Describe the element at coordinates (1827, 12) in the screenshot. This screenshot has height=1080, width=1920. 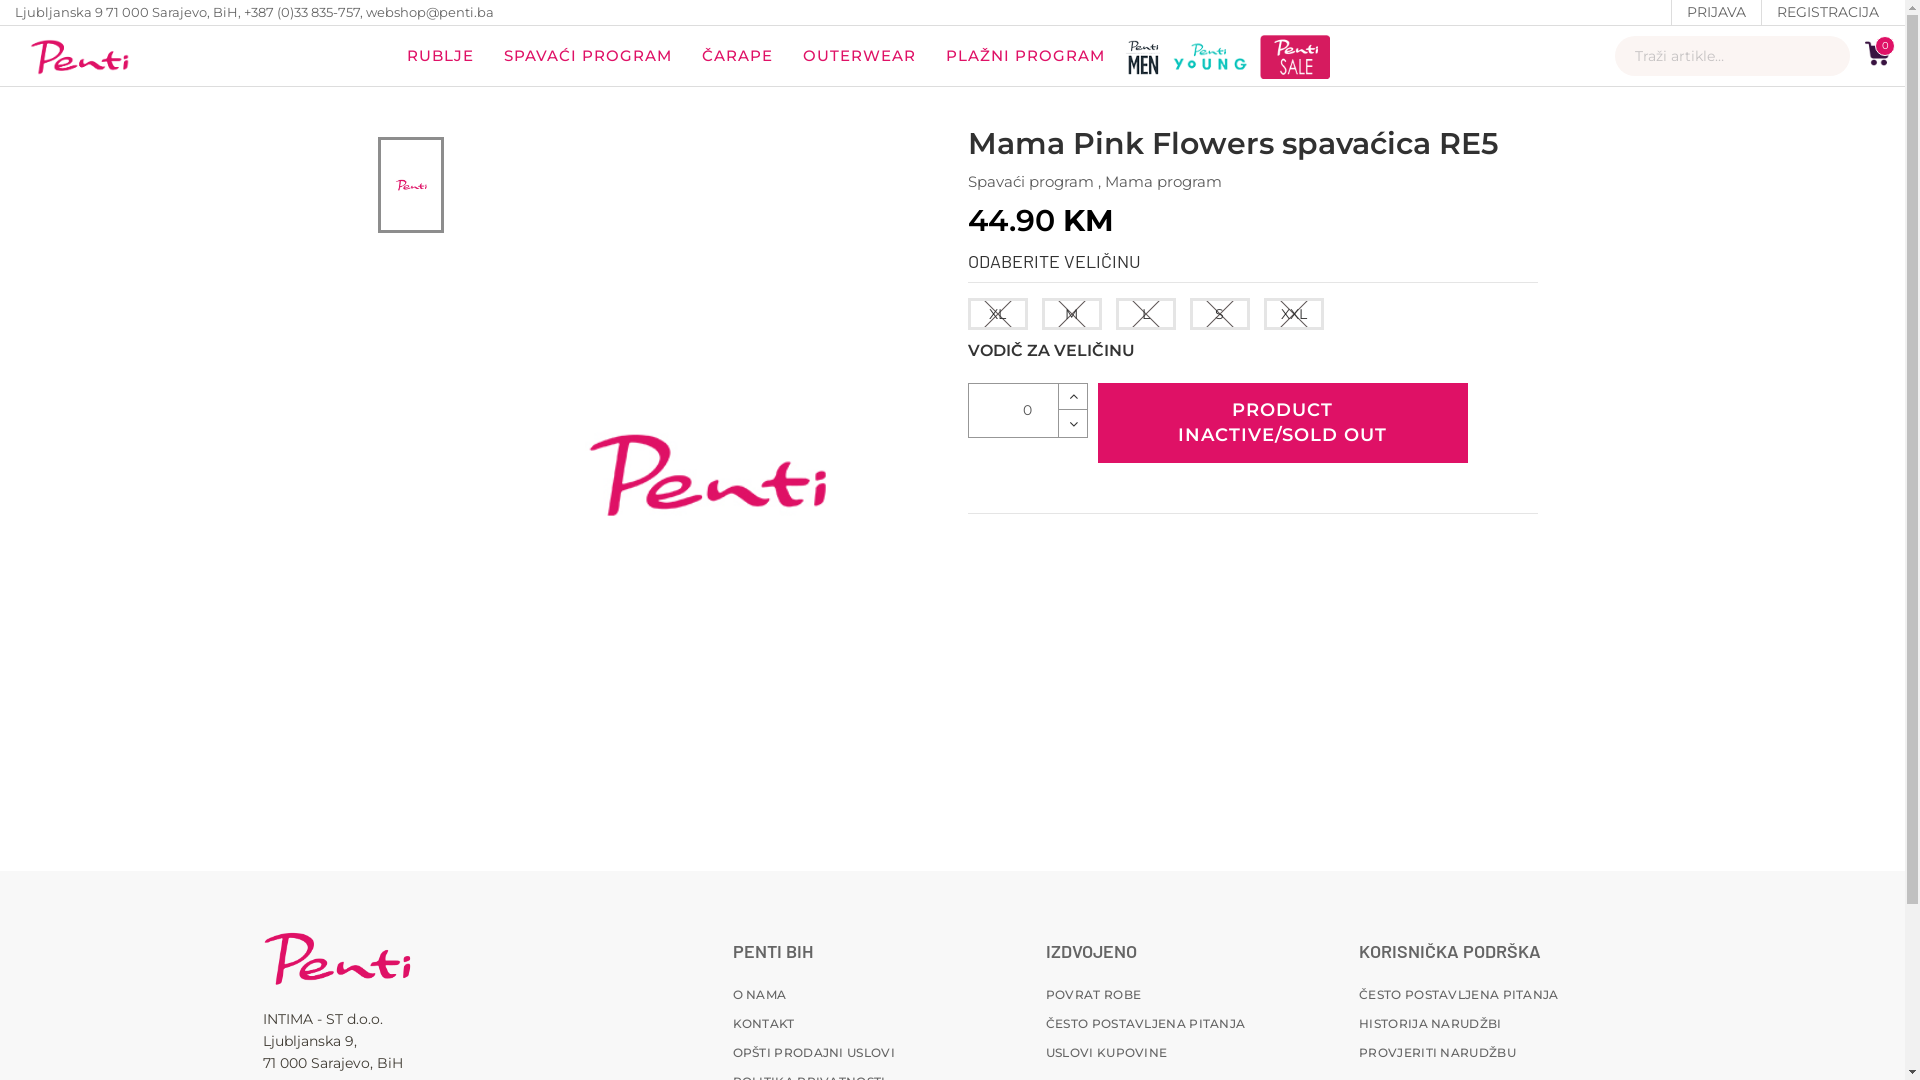
I see `'REGISTRACIJA'` at that location.